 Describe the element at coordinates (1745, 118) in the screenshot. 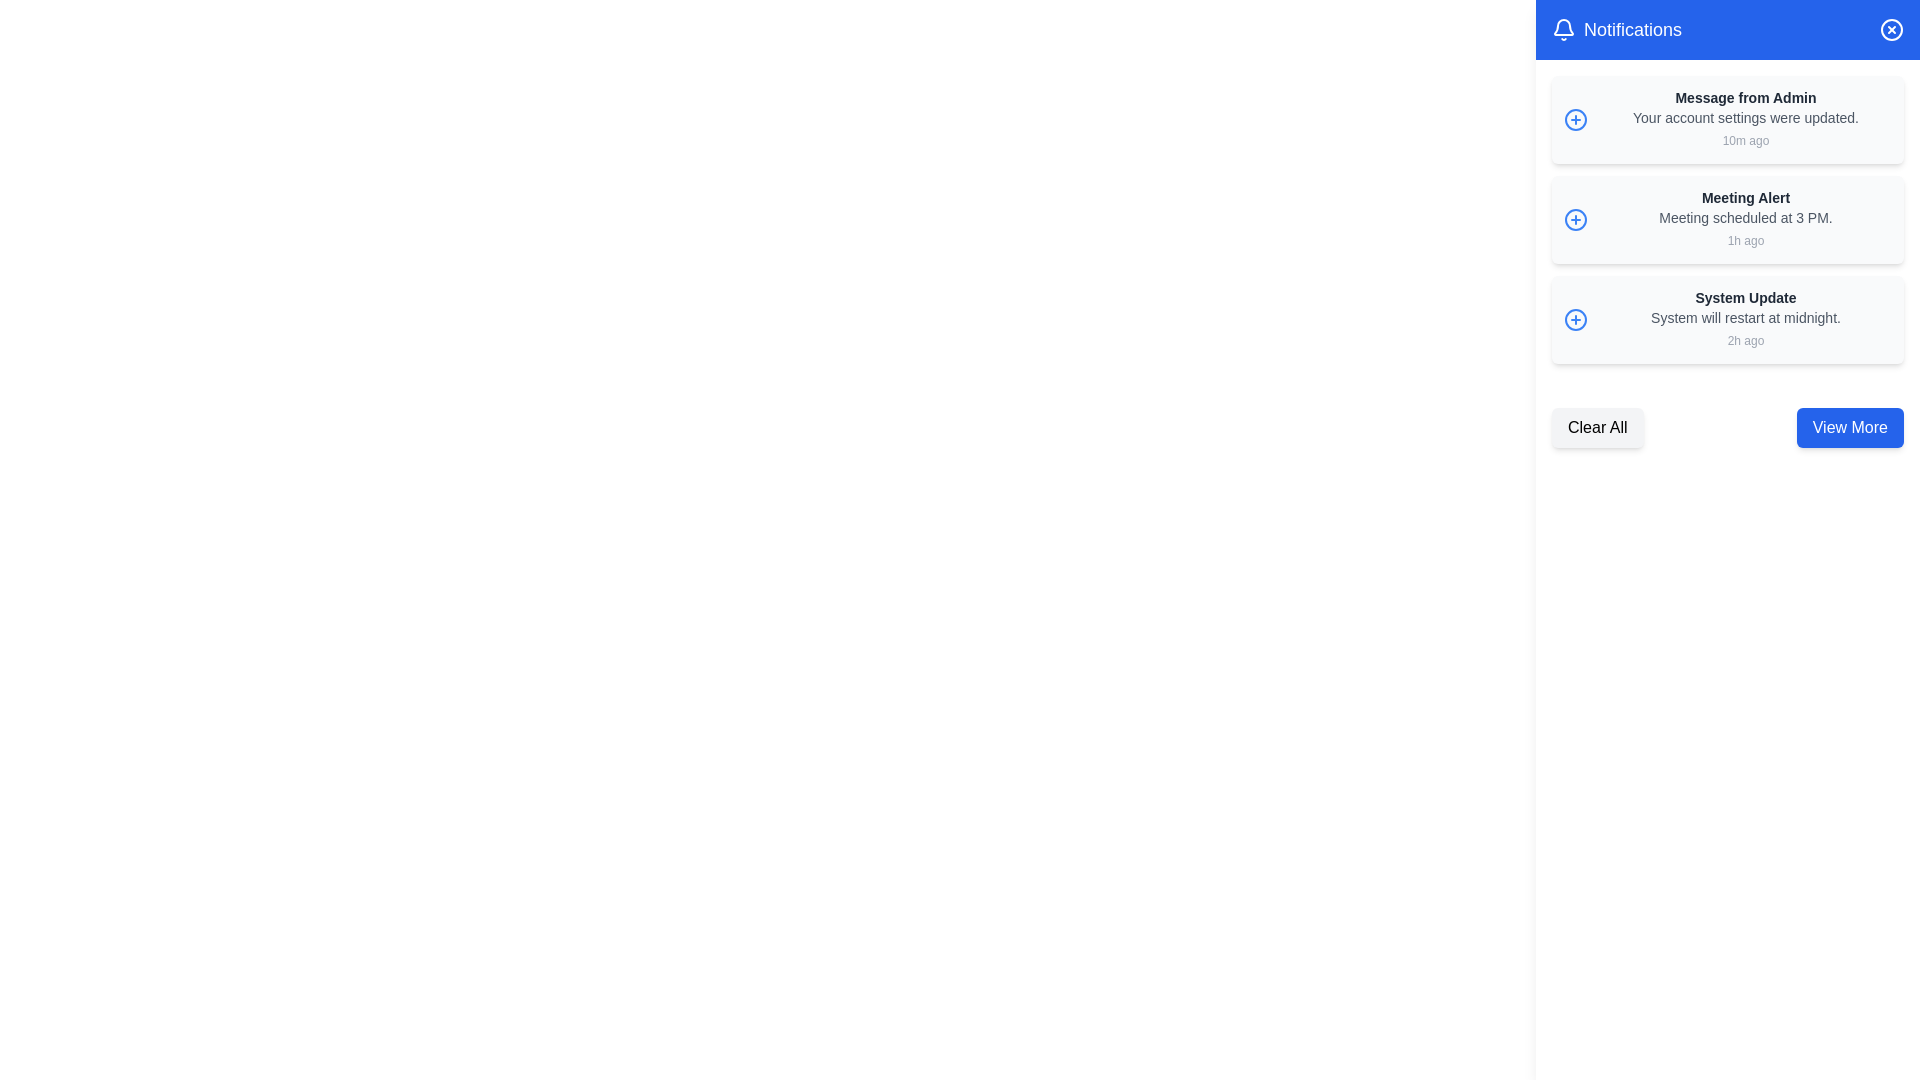

I see `the text displaying 'Your account settings were updated.' located under the 'Message from Admin' heading in the notification card` at that location.